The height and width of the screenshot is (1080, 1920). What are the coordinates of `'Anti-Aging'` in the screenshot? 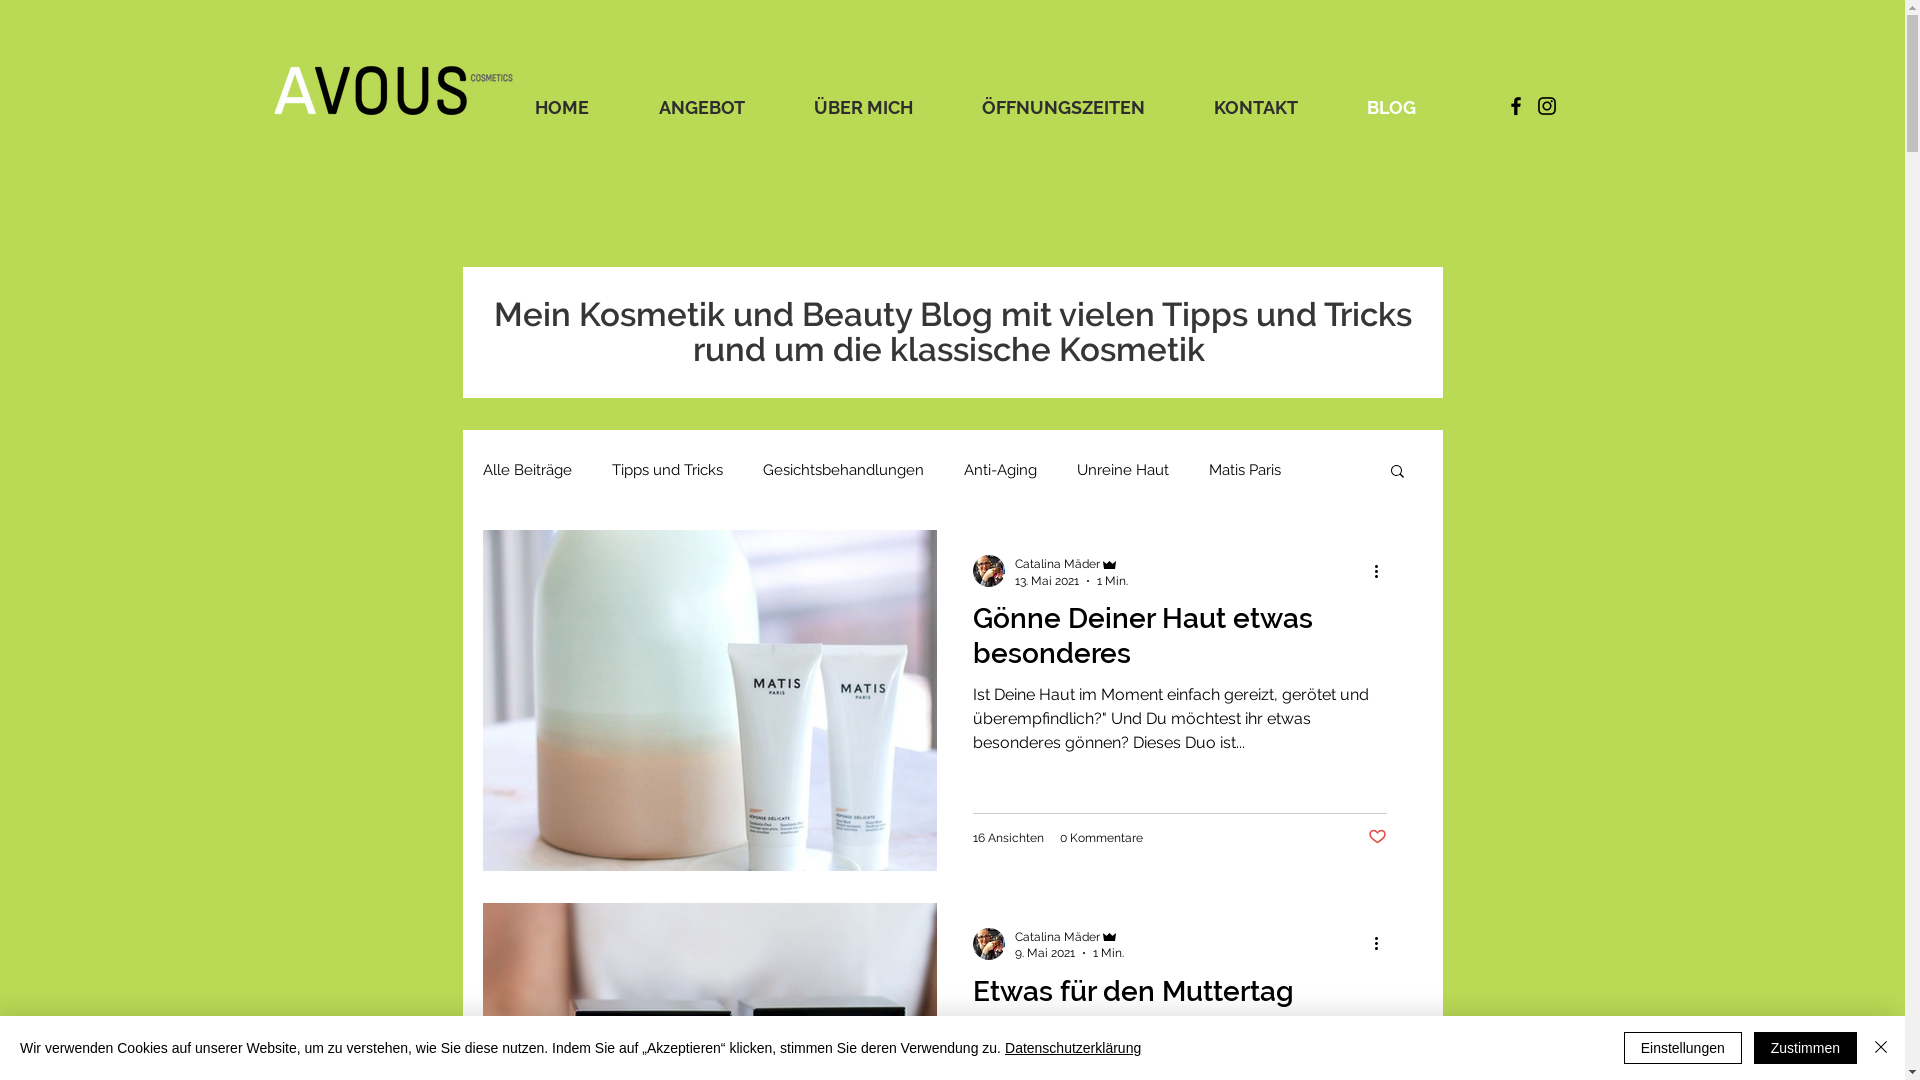 It's located at (964, 470).